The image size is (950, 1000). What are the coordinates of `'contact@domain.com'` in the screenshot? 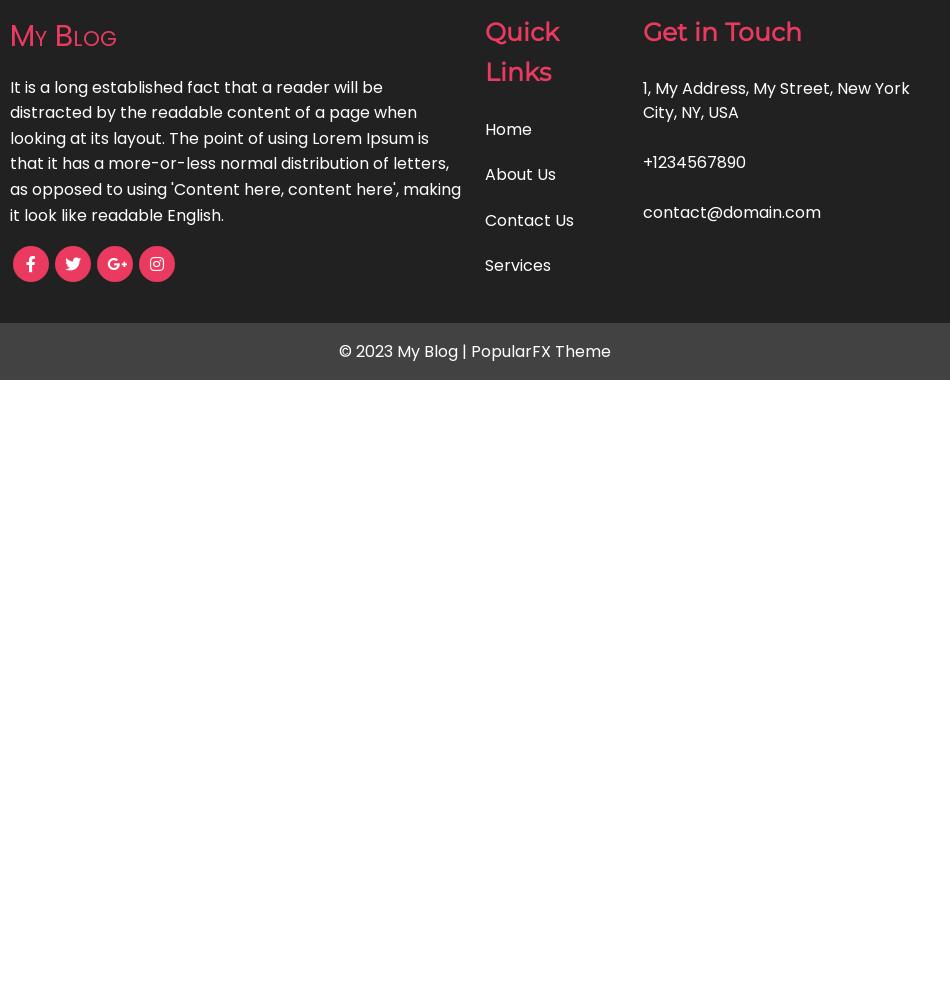 It's located at (730, 211).